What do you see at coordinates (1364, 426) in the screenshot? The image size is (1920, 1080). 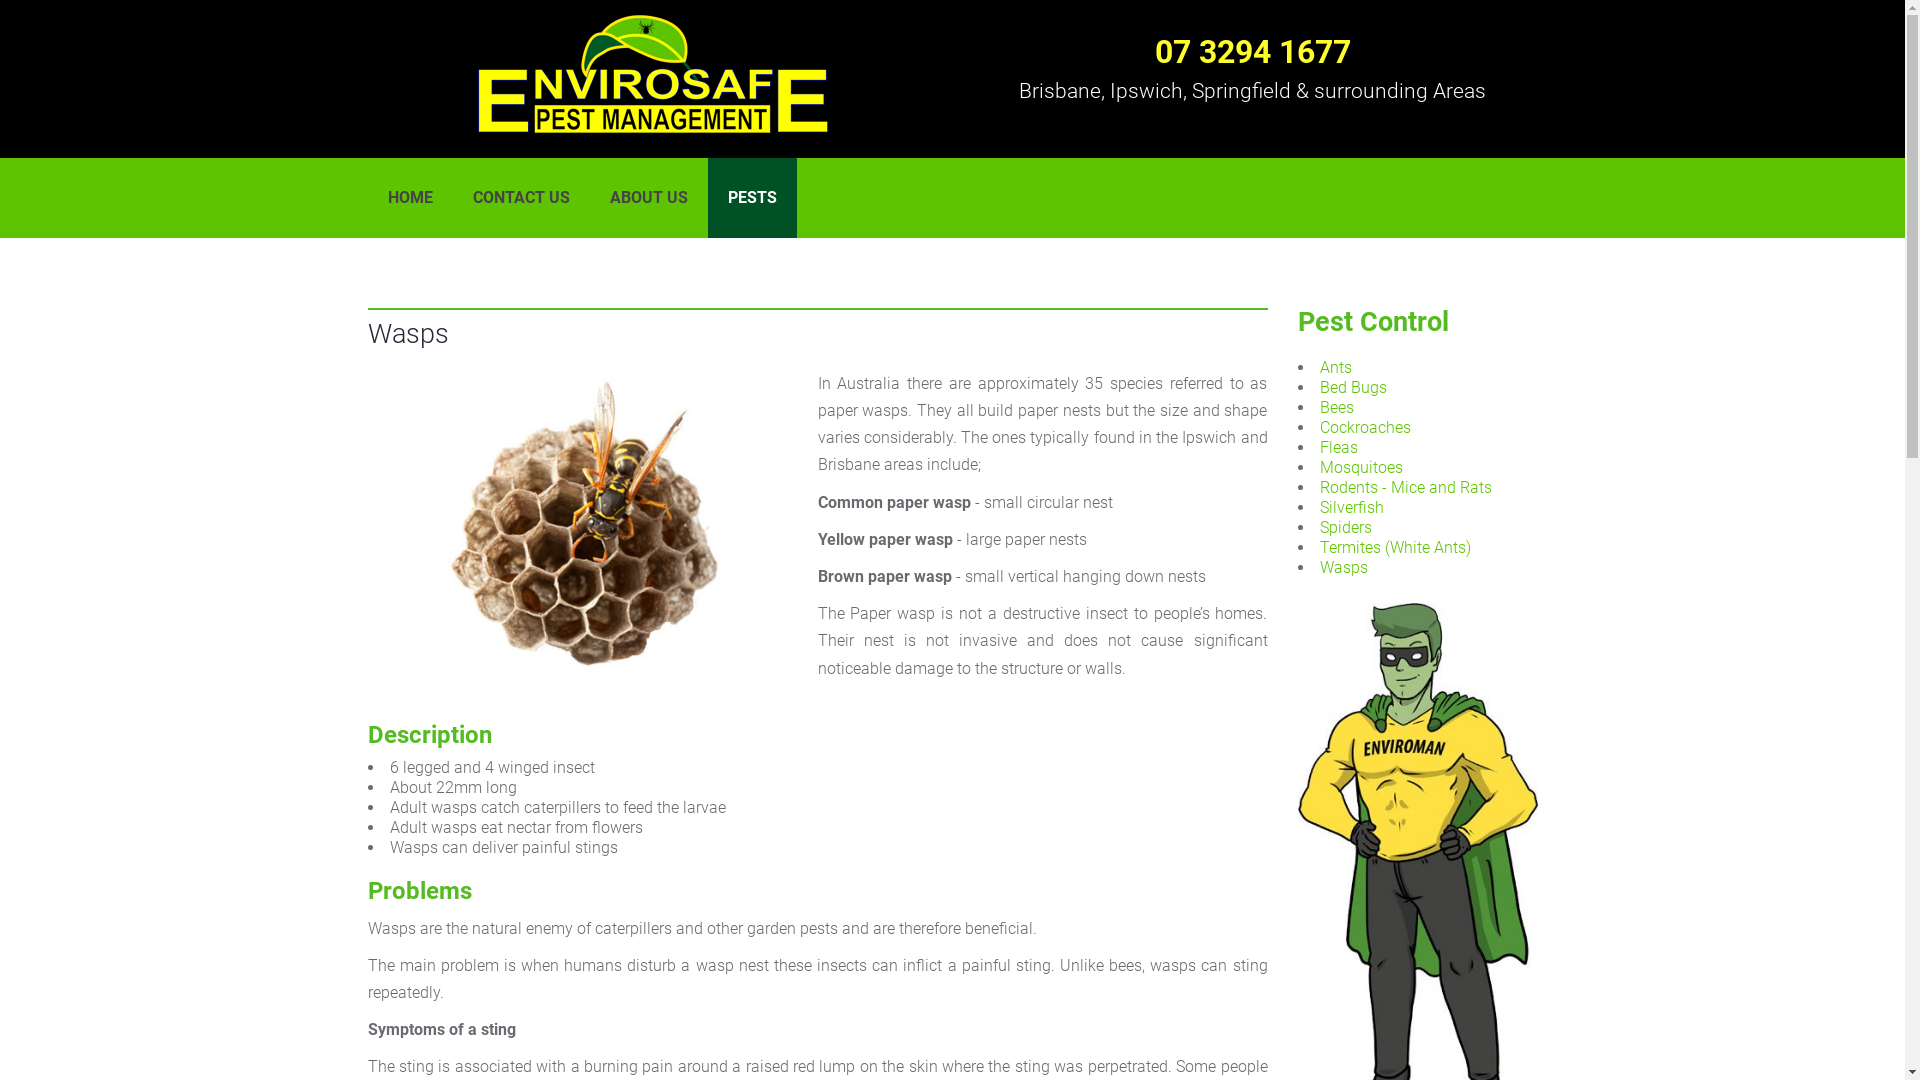 I see `'Cockroaches'` at bounding box center [1364, 426].